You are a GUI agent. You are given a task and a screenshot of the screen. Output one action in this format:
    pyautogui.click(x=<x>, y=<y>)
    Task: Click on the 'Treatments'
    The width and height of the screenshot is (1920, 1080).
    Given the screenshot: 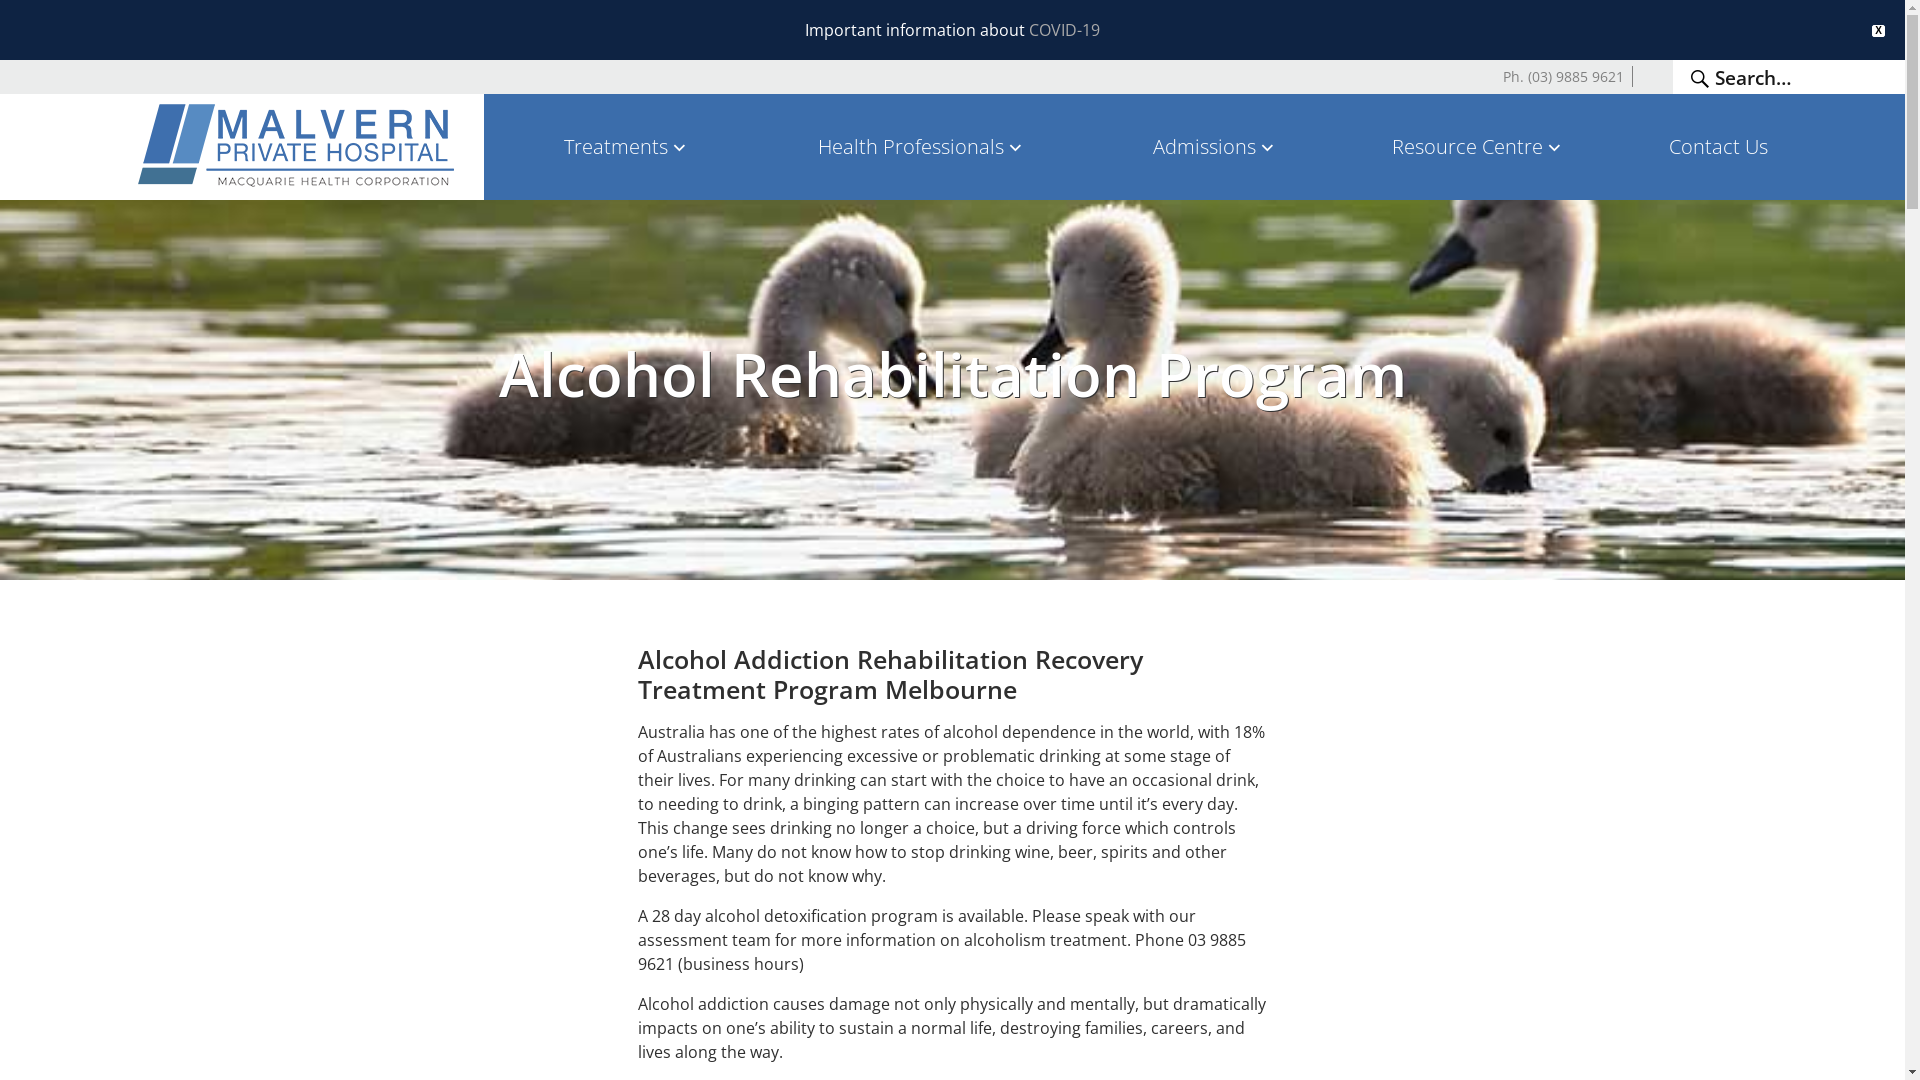 What is the action you would take?
    pyautogui.click(x=626, y=145)
    